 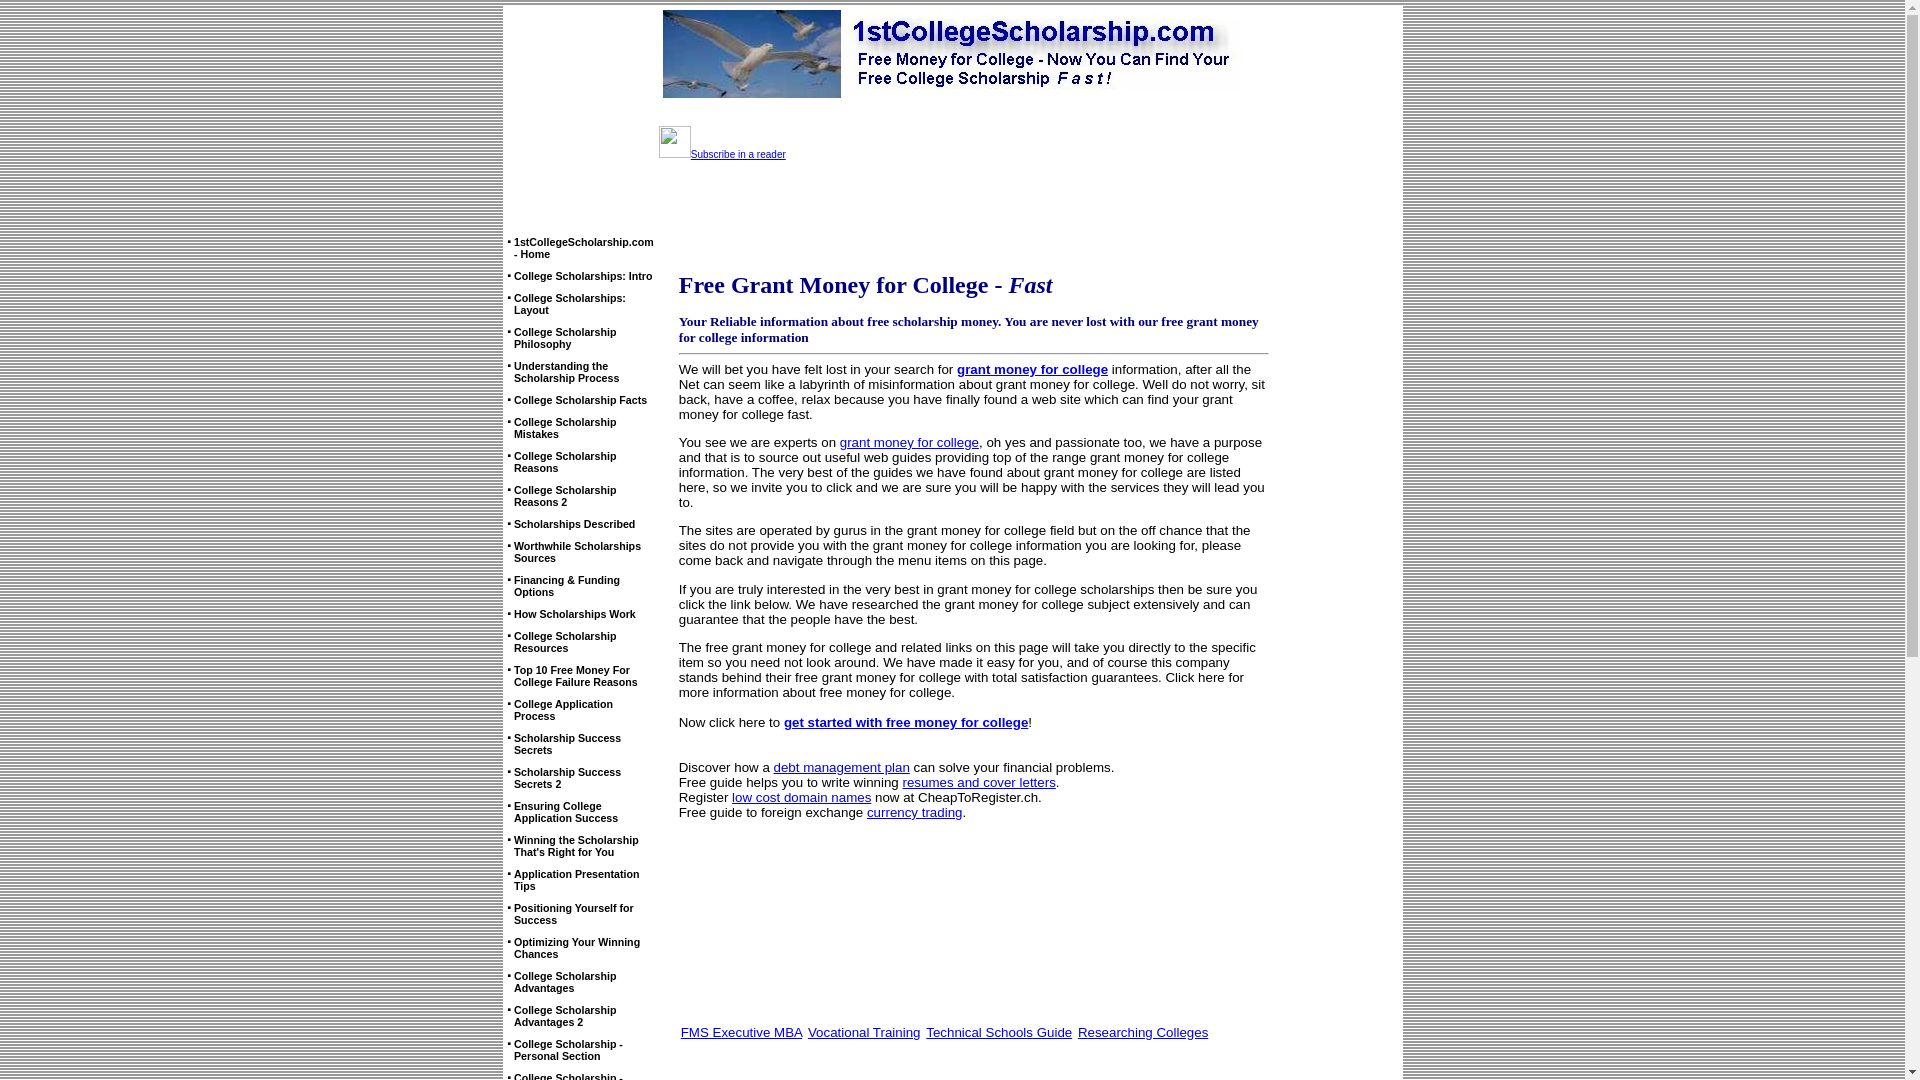 What do you see at coordinates (567, 1048) in the screenshot?
I see `'College Scholarship - Personal Section'` at bounding box center [567, 1048].